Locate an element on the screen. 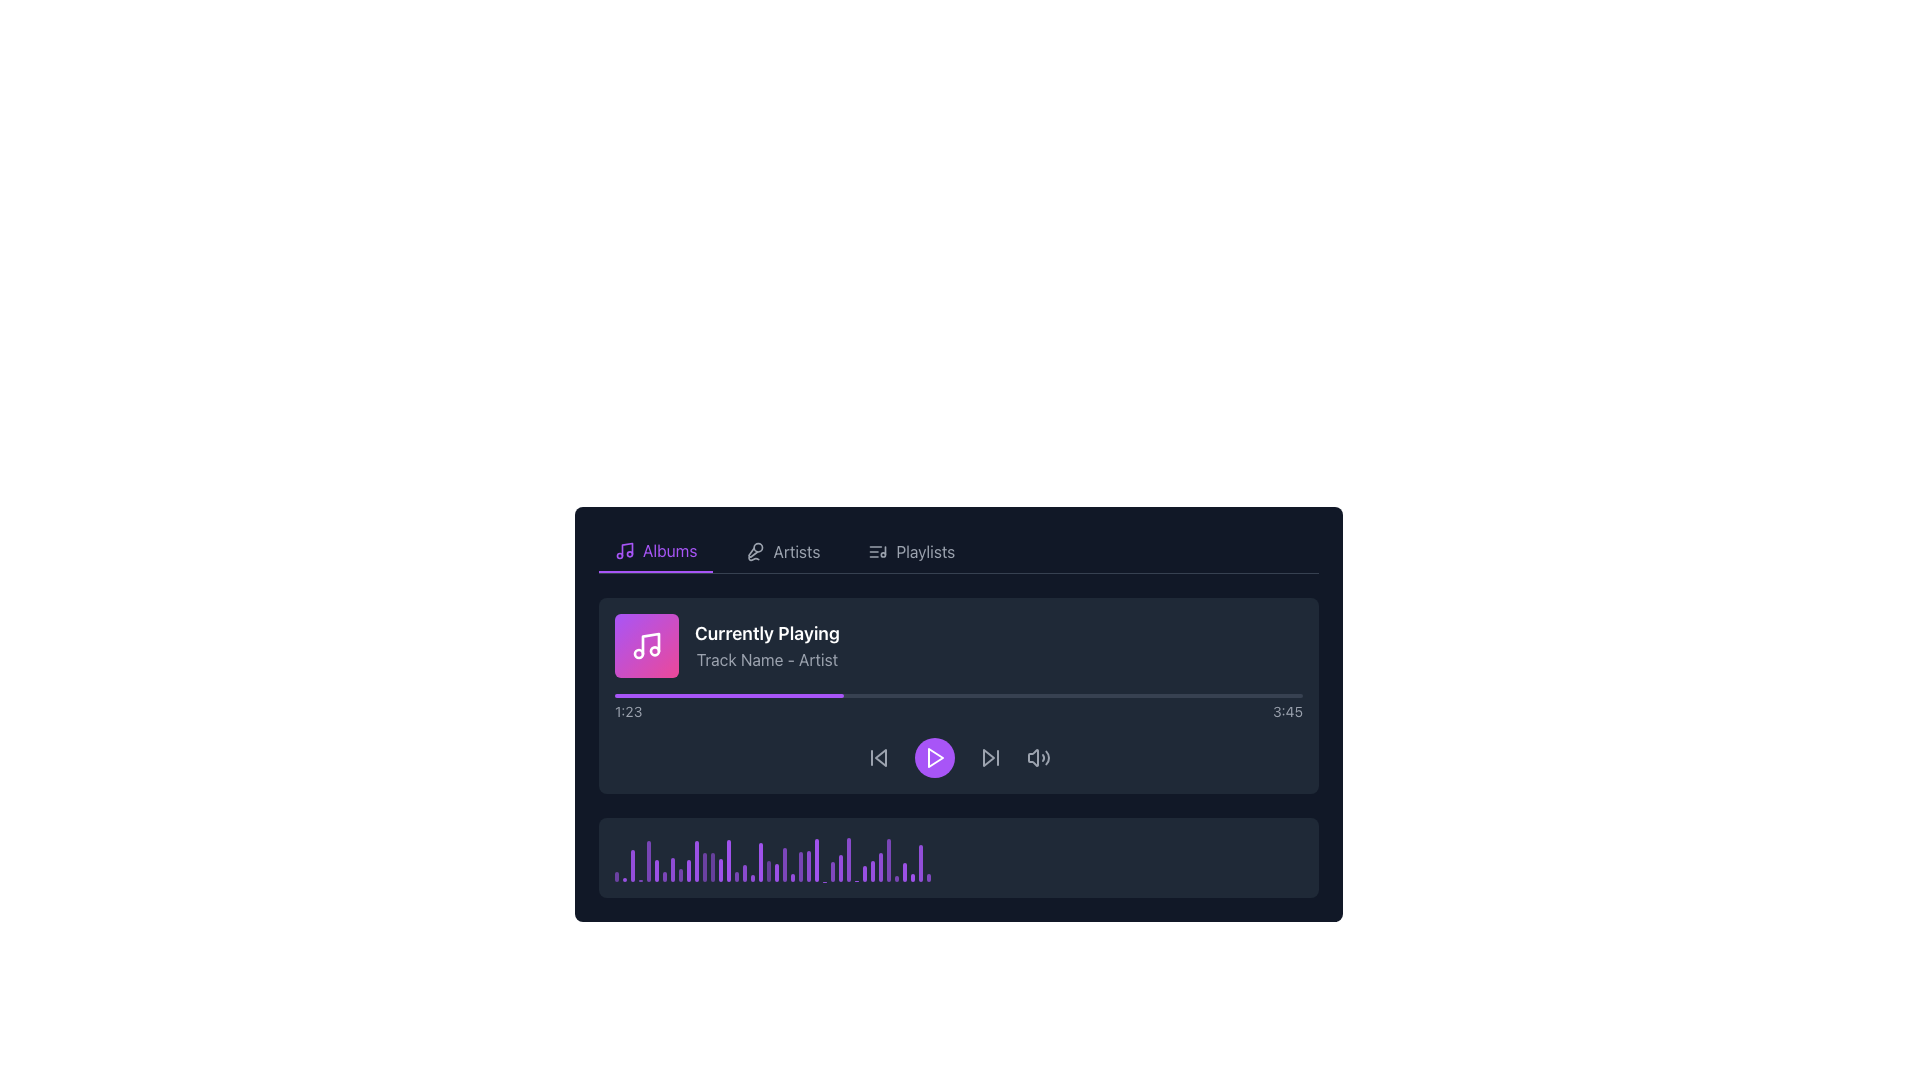  the graphical visualization component that dynamically represents the currently playing music or sound, located at the bottom of the music playback interface, below the control buttons and progress bar is located at coordinates (958, 856).